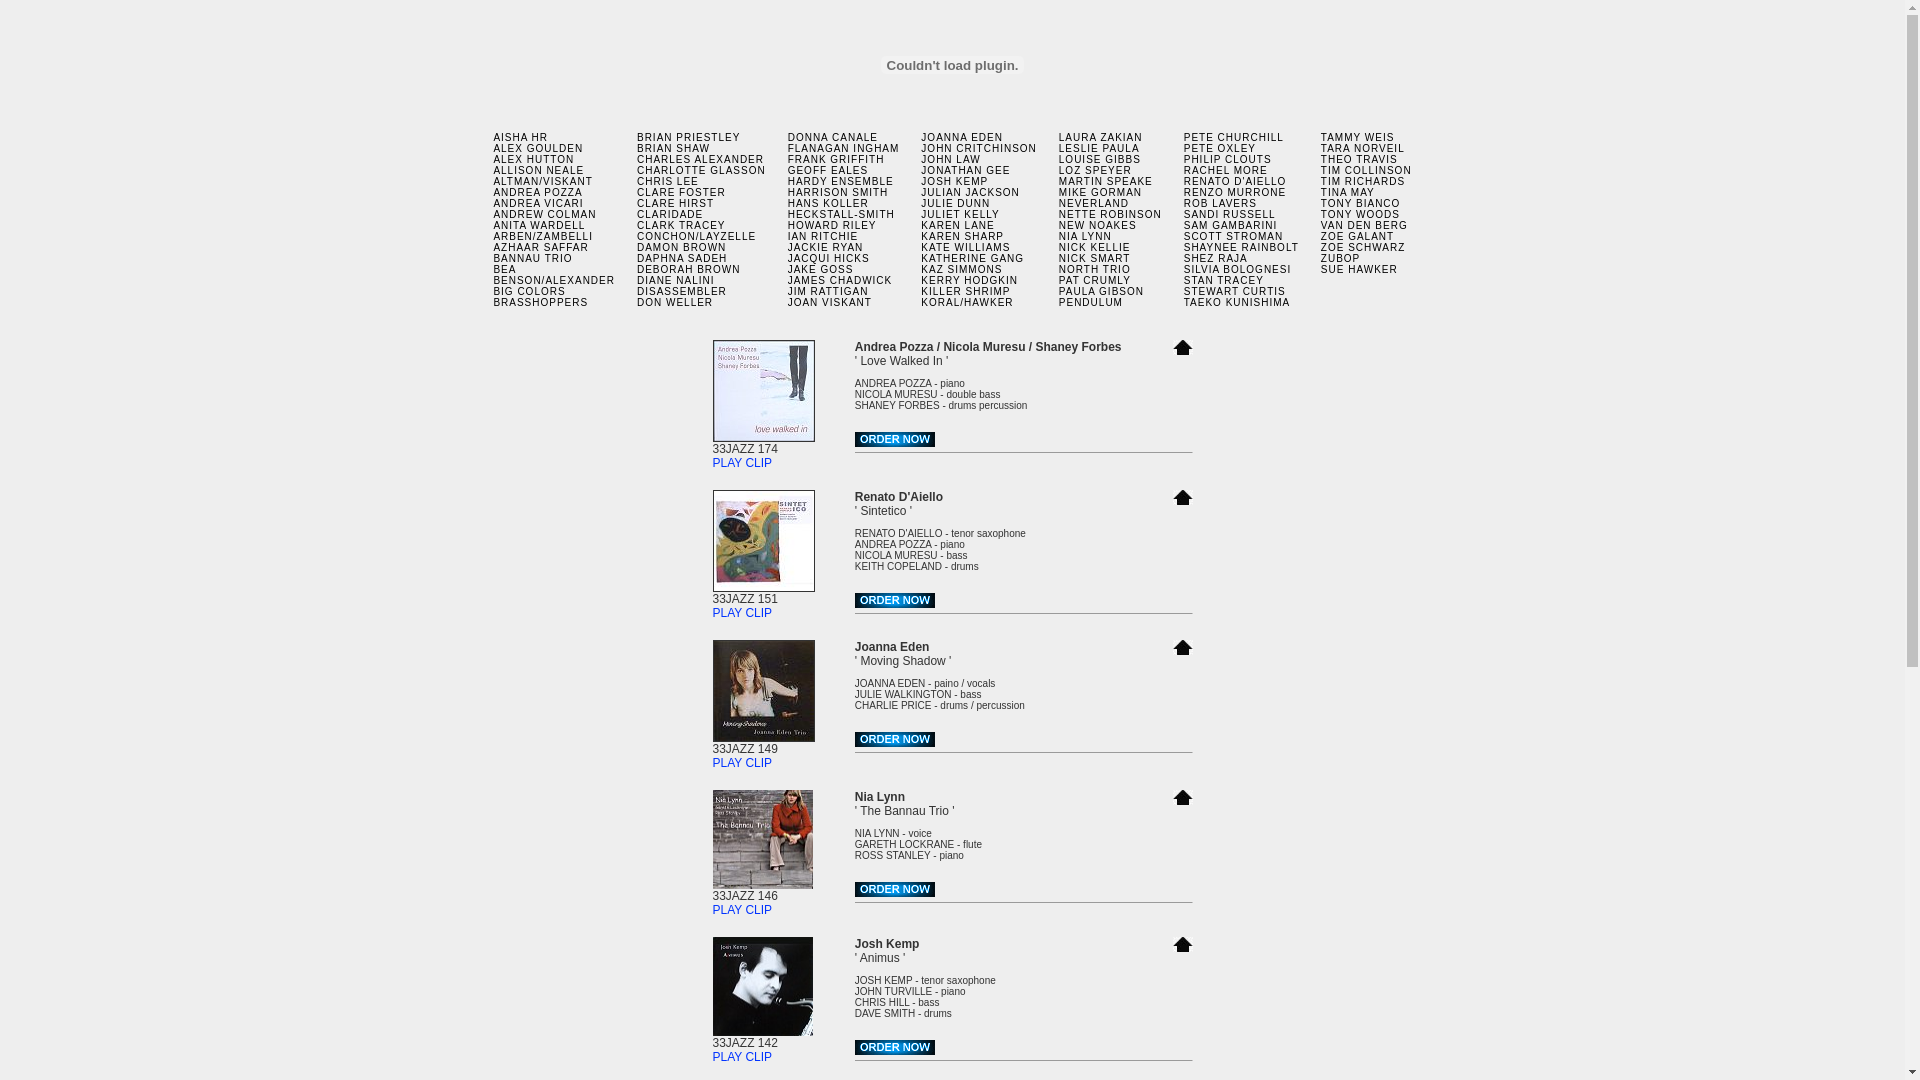  I want to click on 'CLARIDADE', so click(670, 214).